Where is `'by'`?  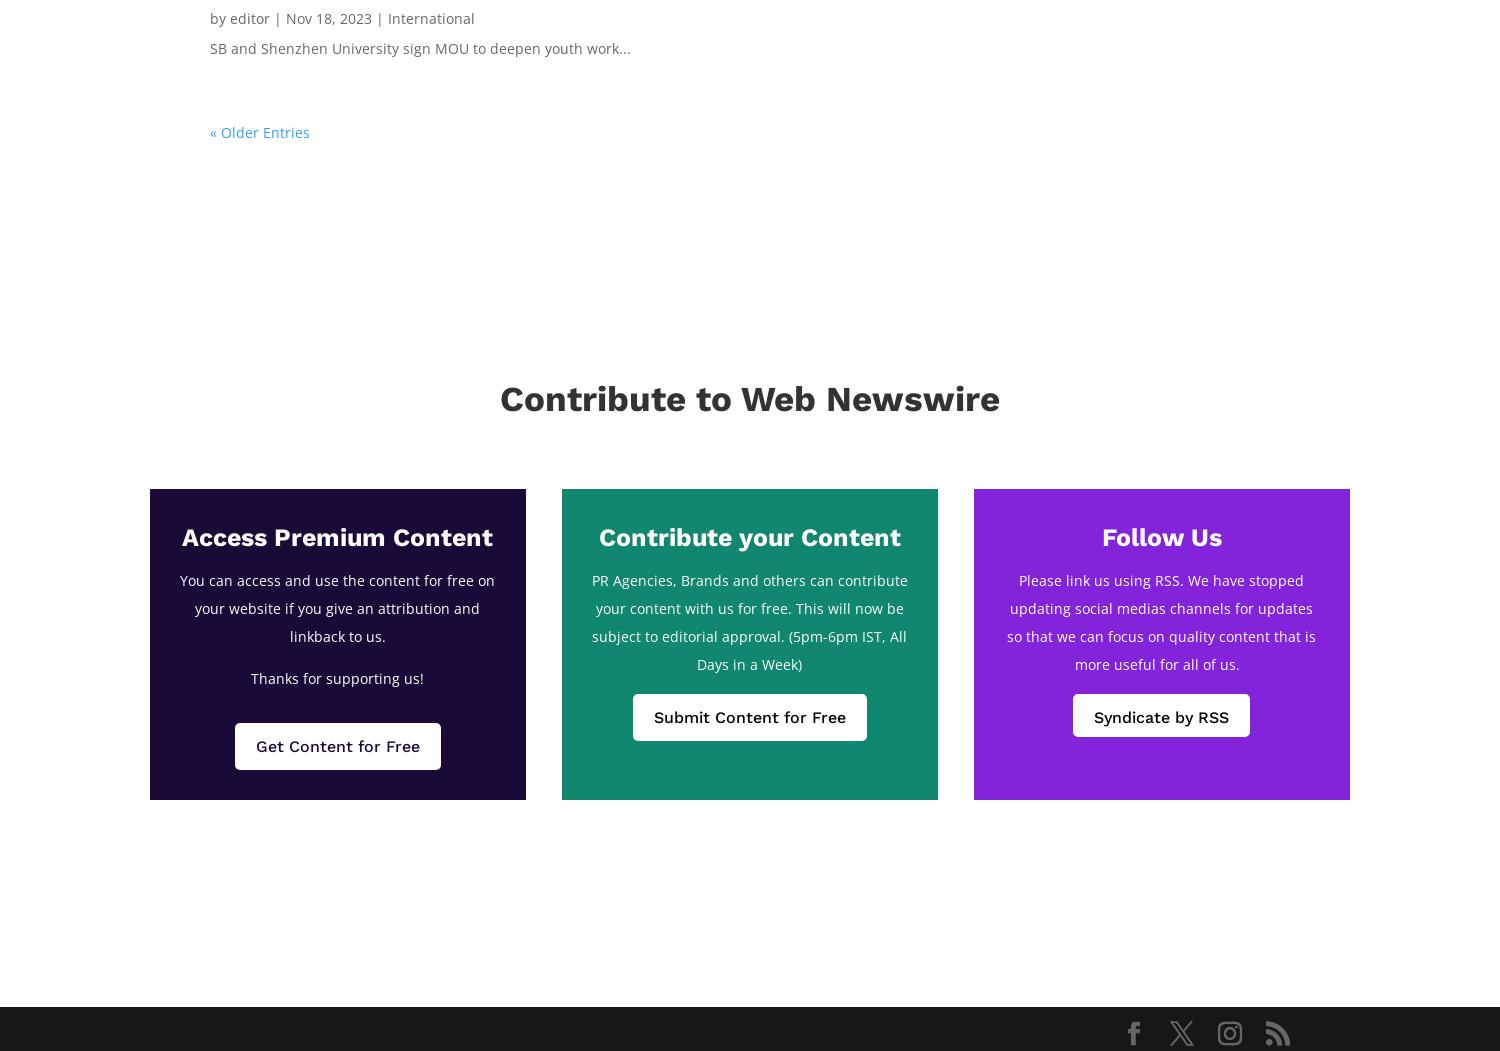 'by' is located at coordinates (219, 18).